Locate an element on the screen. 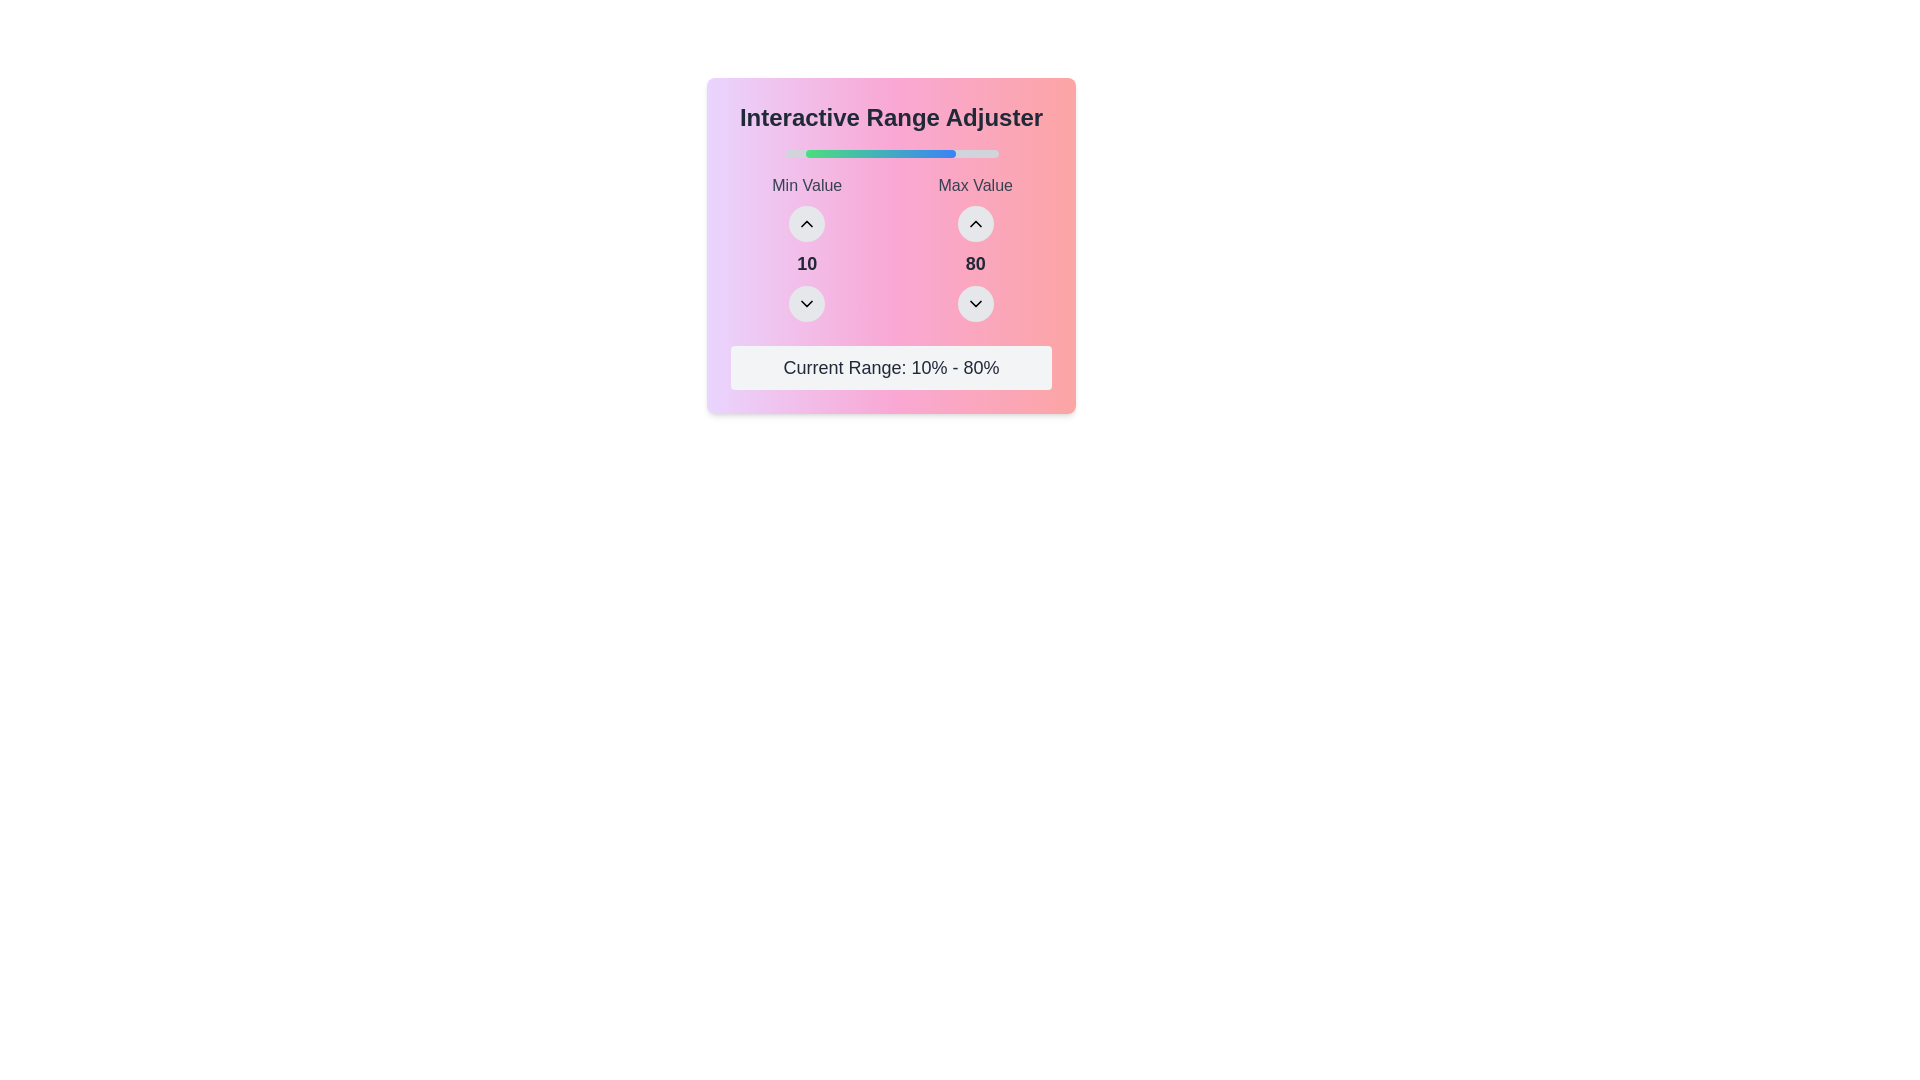 The width and height of the screenshot is (1920, 1080). the circular button with a light gray background and an upward-pointing black chevron icon located in the Max Value column, positioned above the numeric value '80' and below the label 'Max Value' to increment the value is located at coordinates (975, 223).